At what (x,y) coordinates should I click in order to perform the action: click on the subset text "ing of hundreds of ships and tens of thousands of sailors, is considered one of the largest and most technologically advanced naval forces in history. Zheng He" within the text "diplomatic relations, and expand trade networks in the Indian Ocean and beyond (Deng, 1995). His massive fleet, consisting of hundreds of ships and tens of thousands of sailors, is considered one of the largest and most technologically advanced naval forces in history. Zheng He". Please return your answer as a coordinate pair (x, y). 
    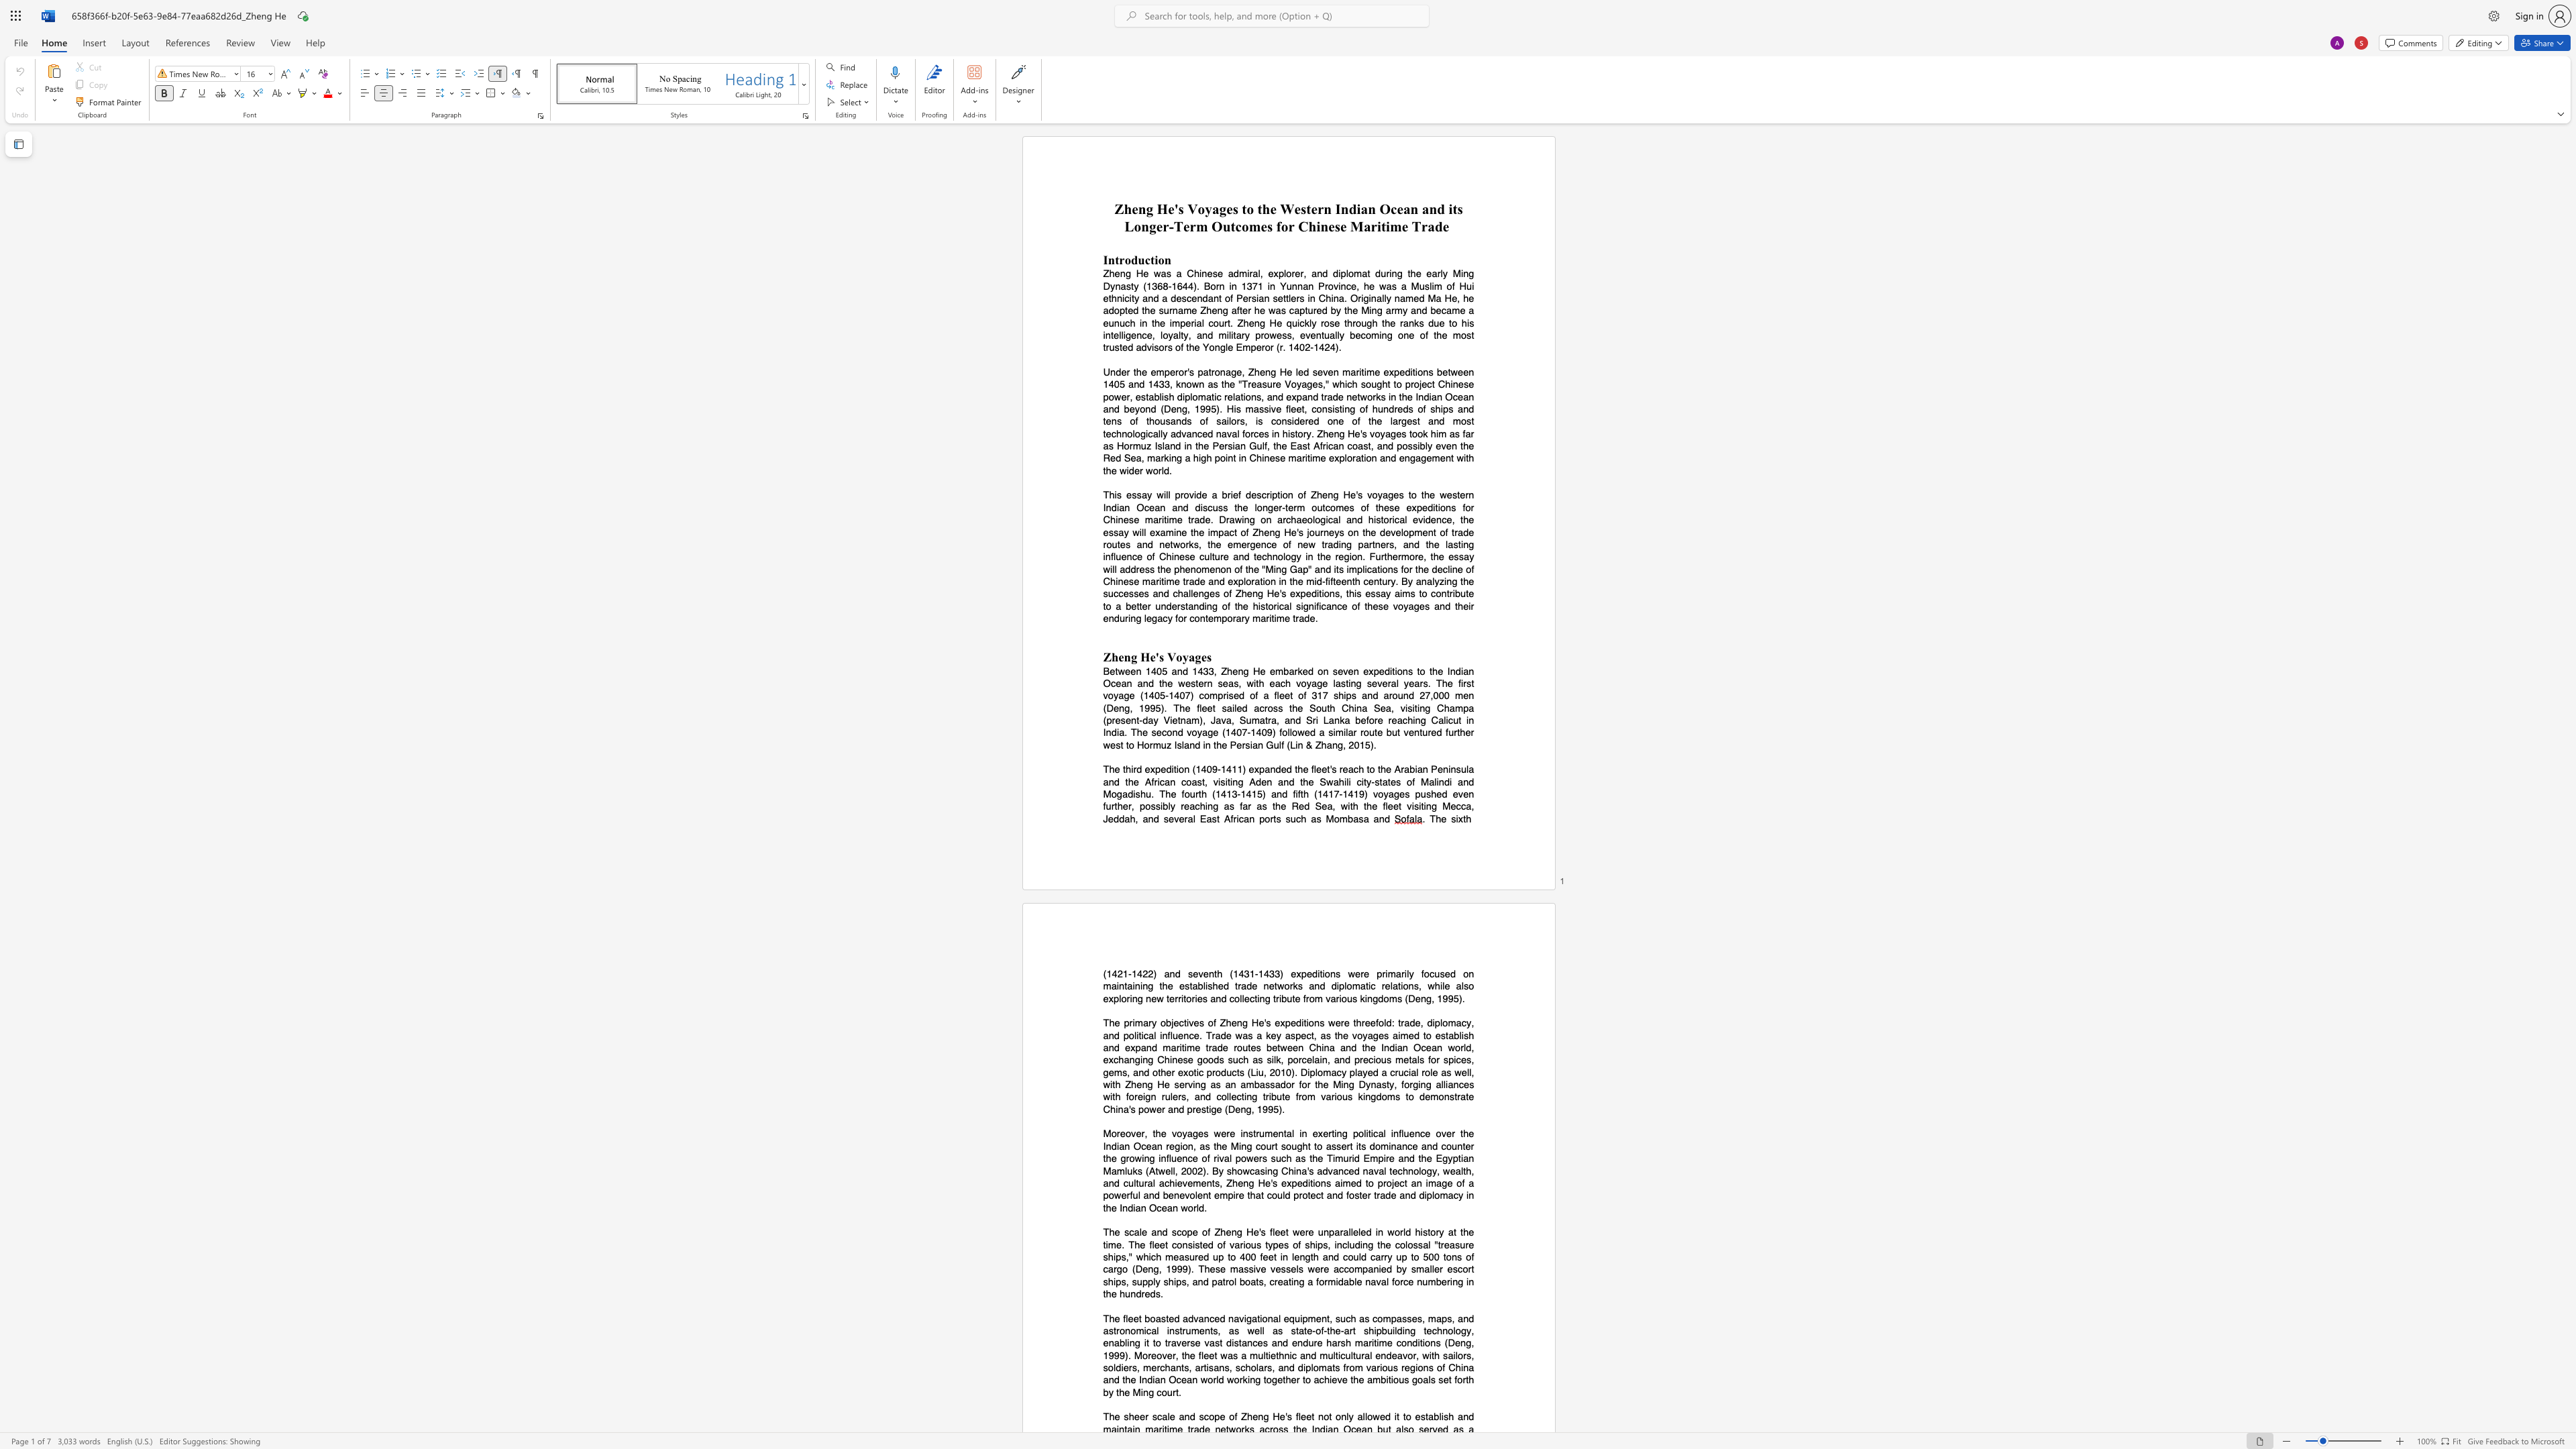
    Looking at the image, I should click on (1342, 407).